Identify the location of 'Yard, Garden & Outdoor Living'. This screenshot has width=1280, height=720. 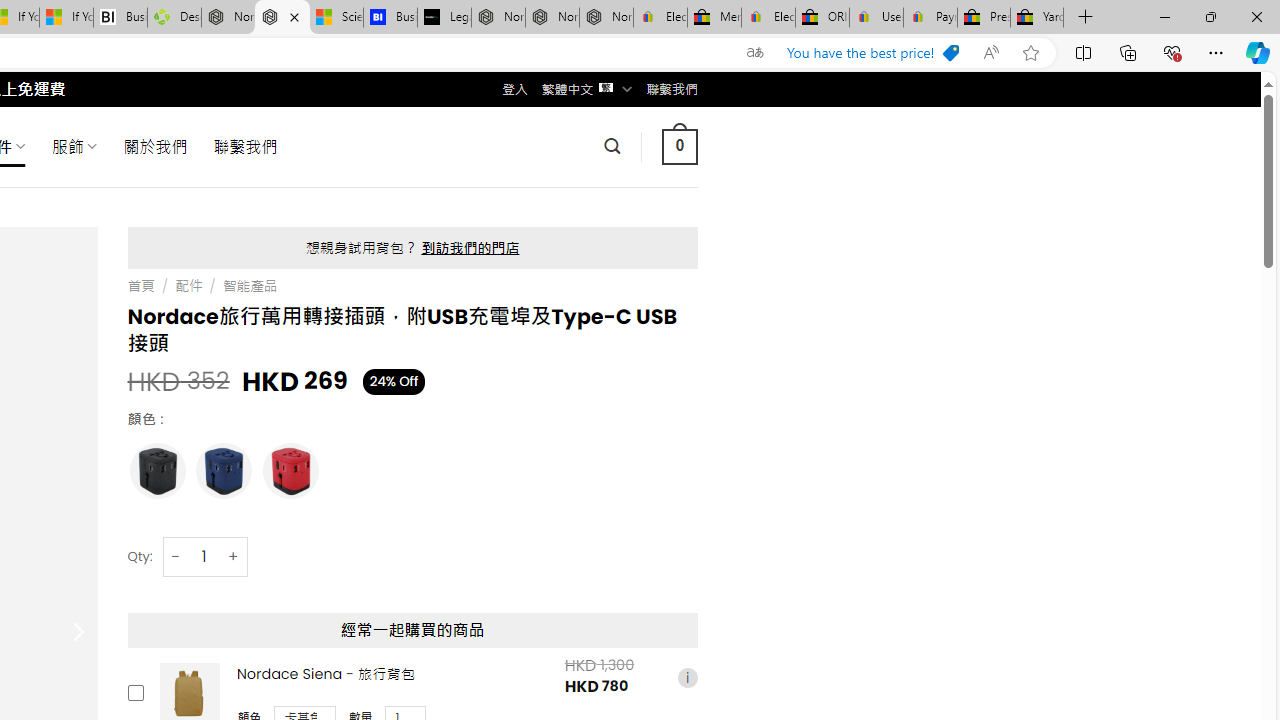
(1037, 17).